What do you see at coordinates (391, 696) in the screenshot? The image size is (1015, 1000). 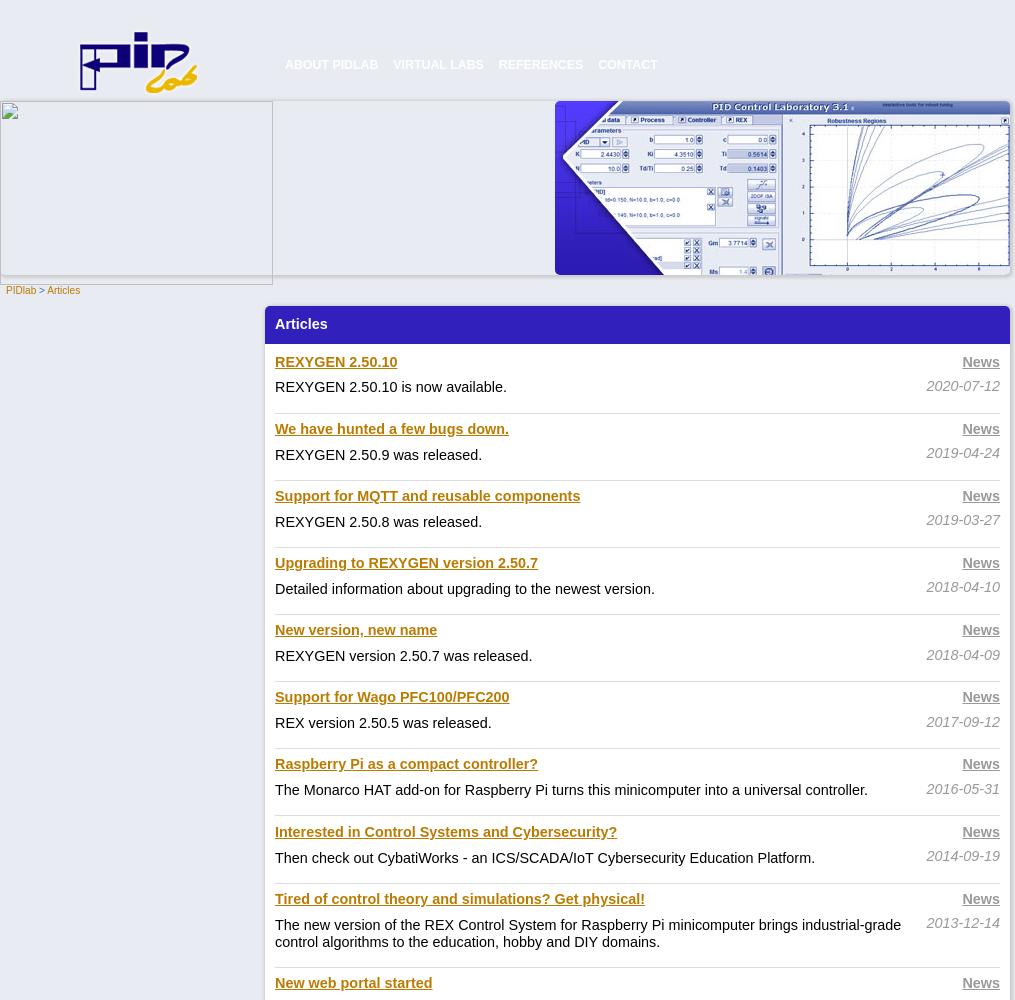 I see `'Support for Wago PFC100/PFC200'` at bounding box center [391, 696].